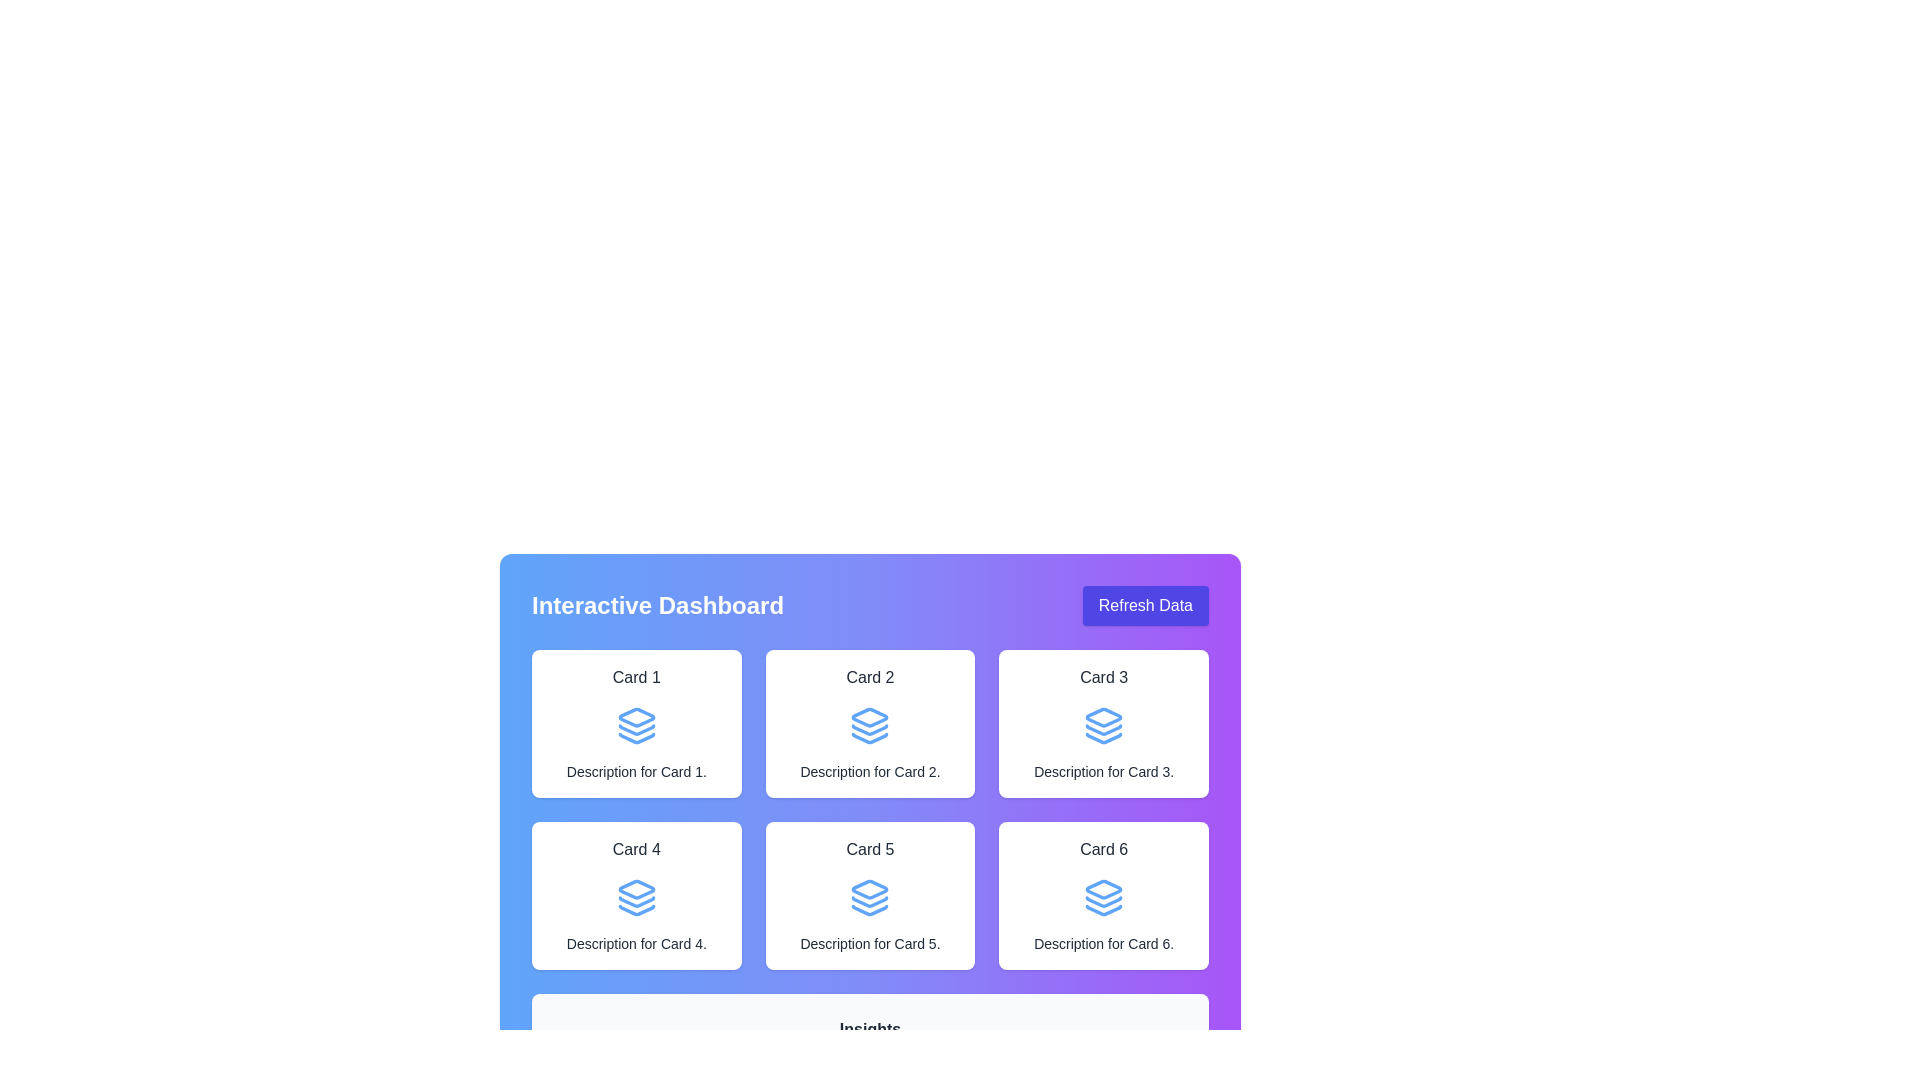 The width and height of the screenshot is (1920, 1080). I want to click on the decorative icon representing layers or hierarchies located in the first card titled 'Card 1' on the top row of the card grid layout, so click(635, 725).